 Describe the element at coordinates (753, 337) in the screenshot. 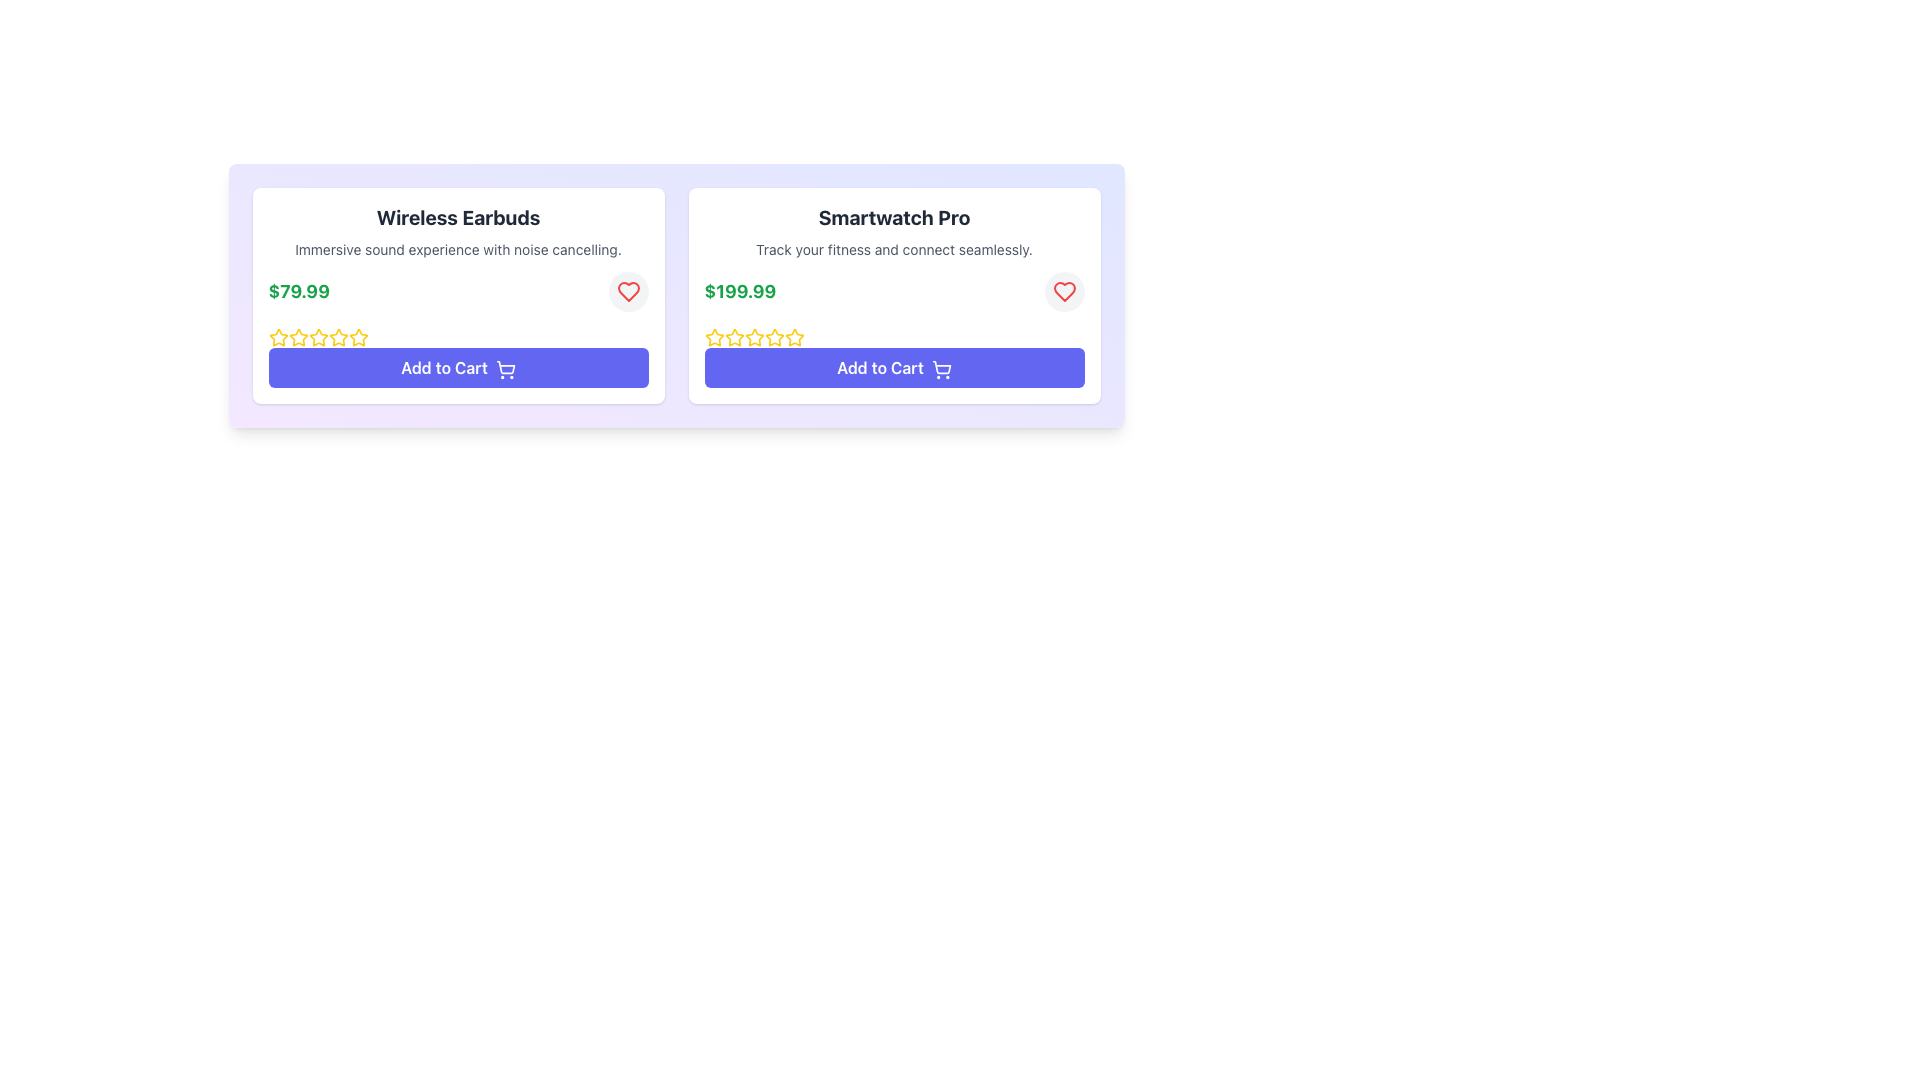

I see `the fourth star icon in the rating system, located under the price label '$199.99' in the second card of the product grid` at that location.